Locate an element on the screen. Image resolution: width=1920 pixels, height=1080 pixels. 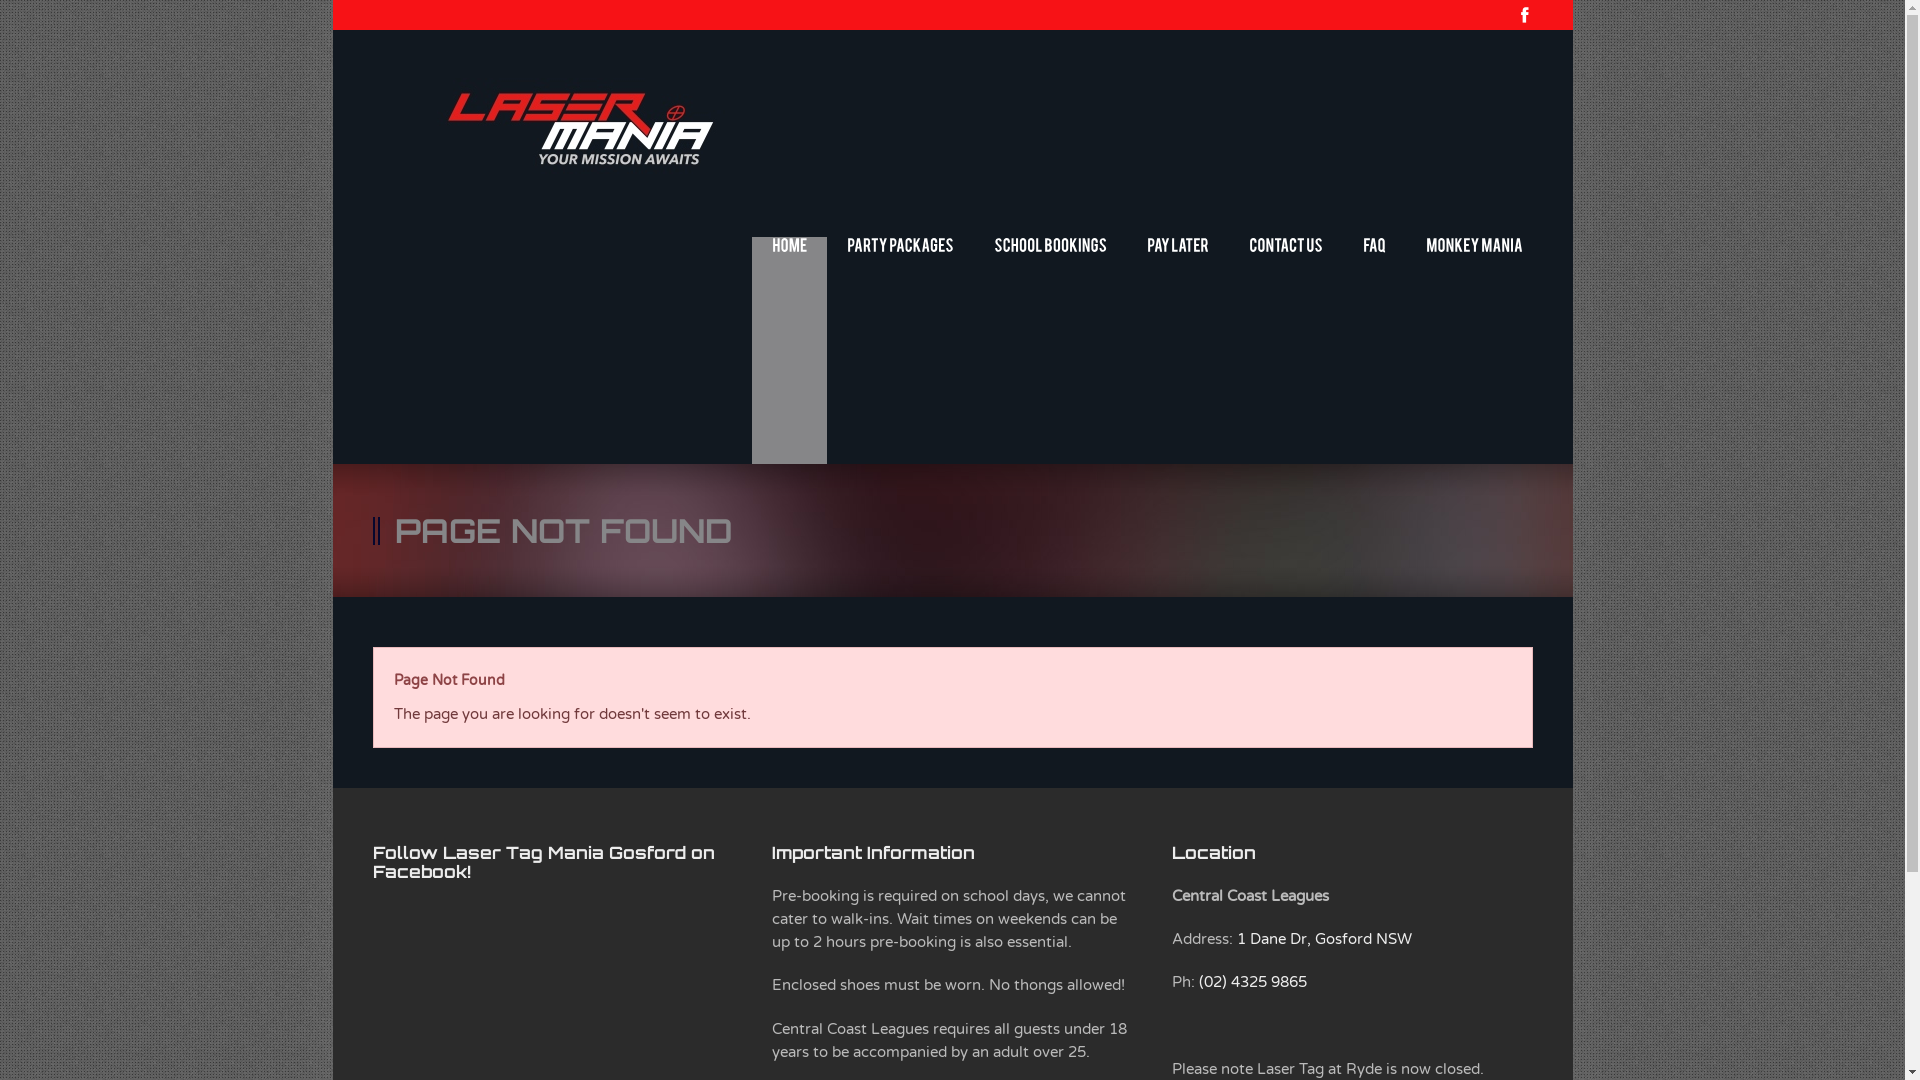
'(02) 4325 9865' is located at coordinates (1251, 981).